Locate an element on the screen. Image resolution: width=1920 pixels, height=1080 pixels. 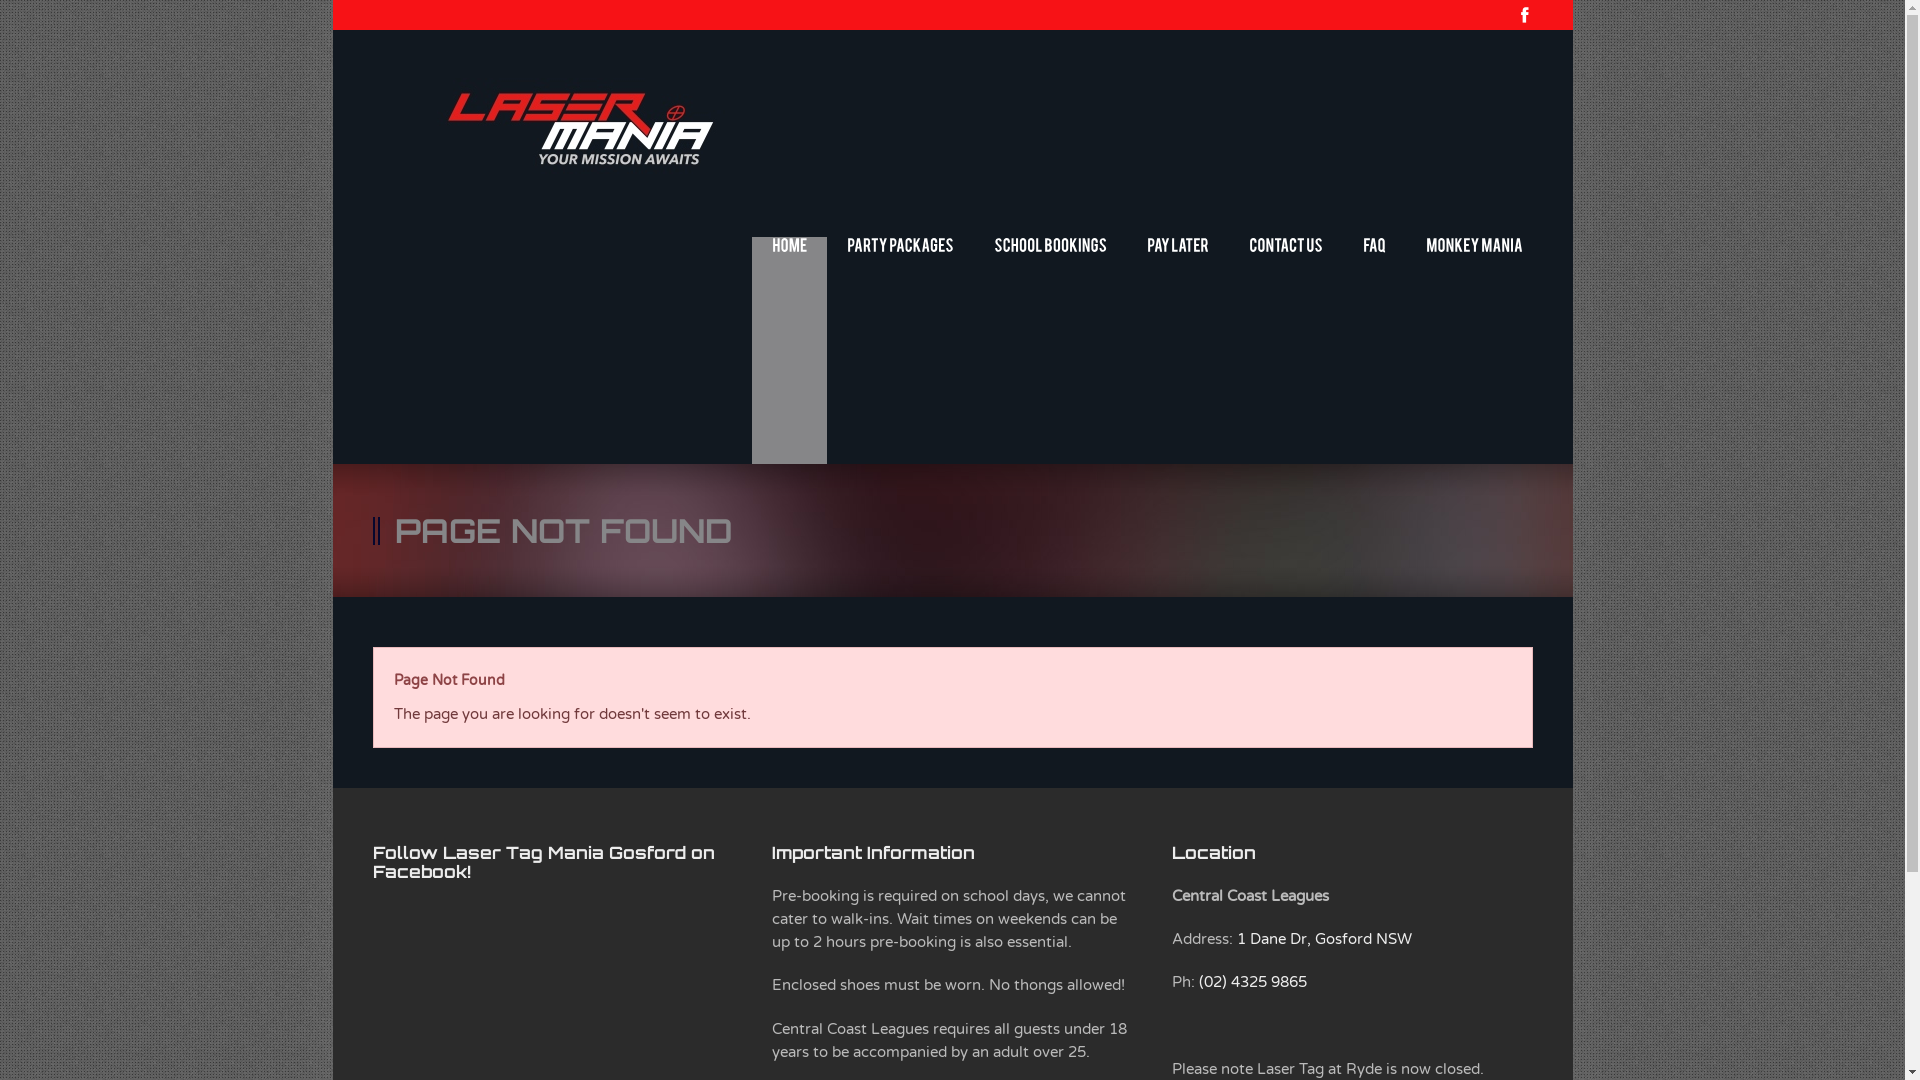
'(02) 4325 9865' is located at coordinates (1251, 981).